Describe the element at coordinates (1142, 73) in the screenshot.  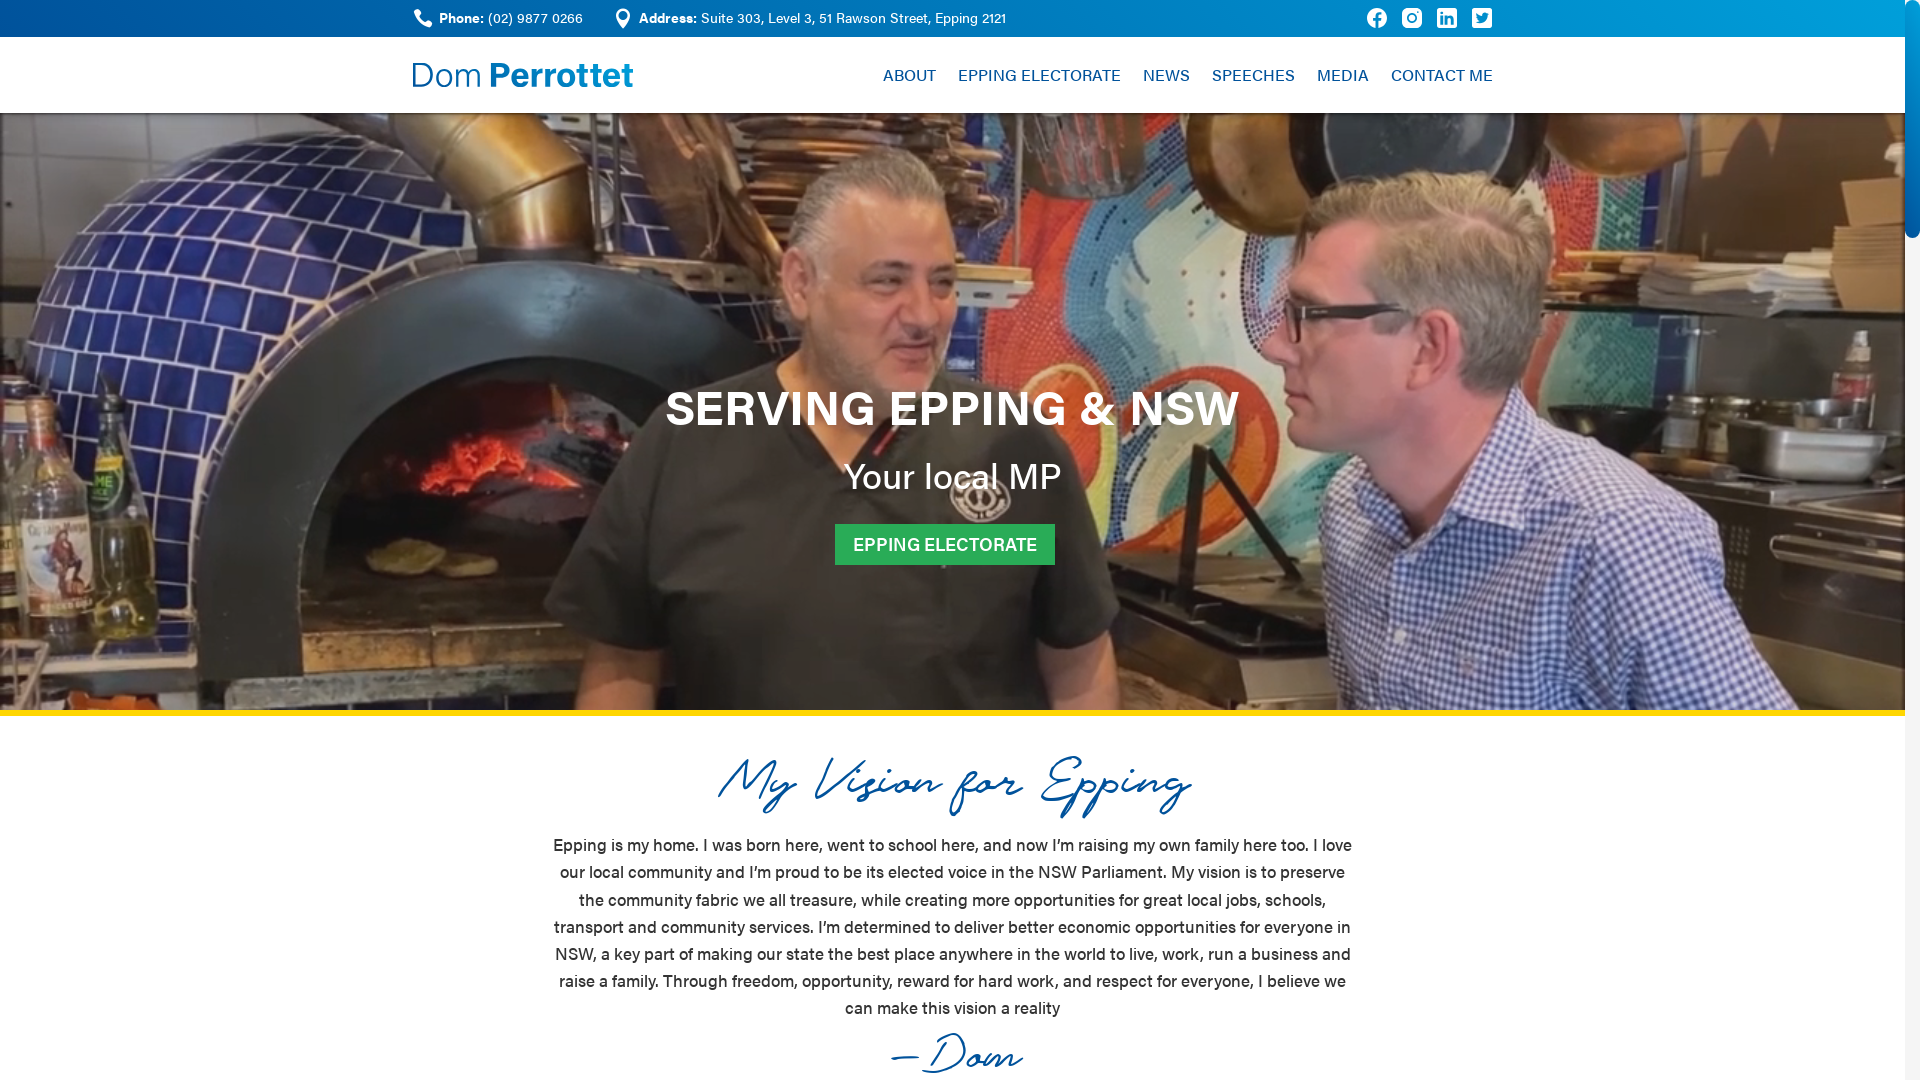
I see `'NEWS'` at that location.